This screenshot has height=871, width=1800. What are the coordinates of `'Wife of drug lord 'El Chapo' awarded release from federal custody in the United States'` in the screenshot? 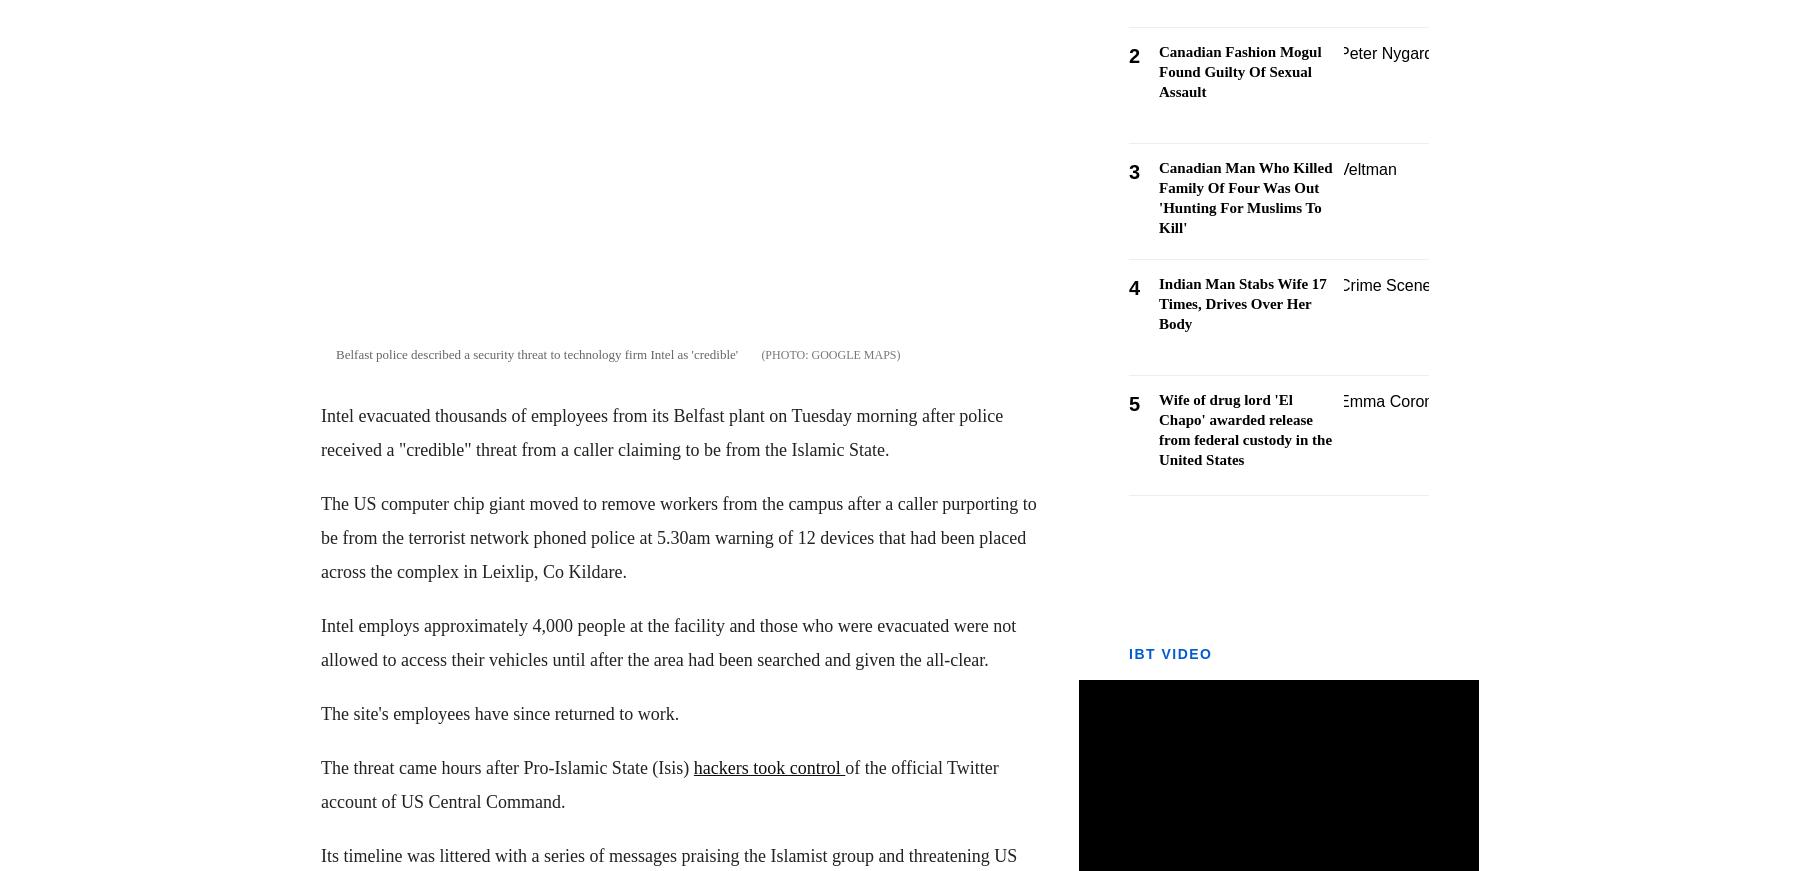 It's located at (1158, 429).